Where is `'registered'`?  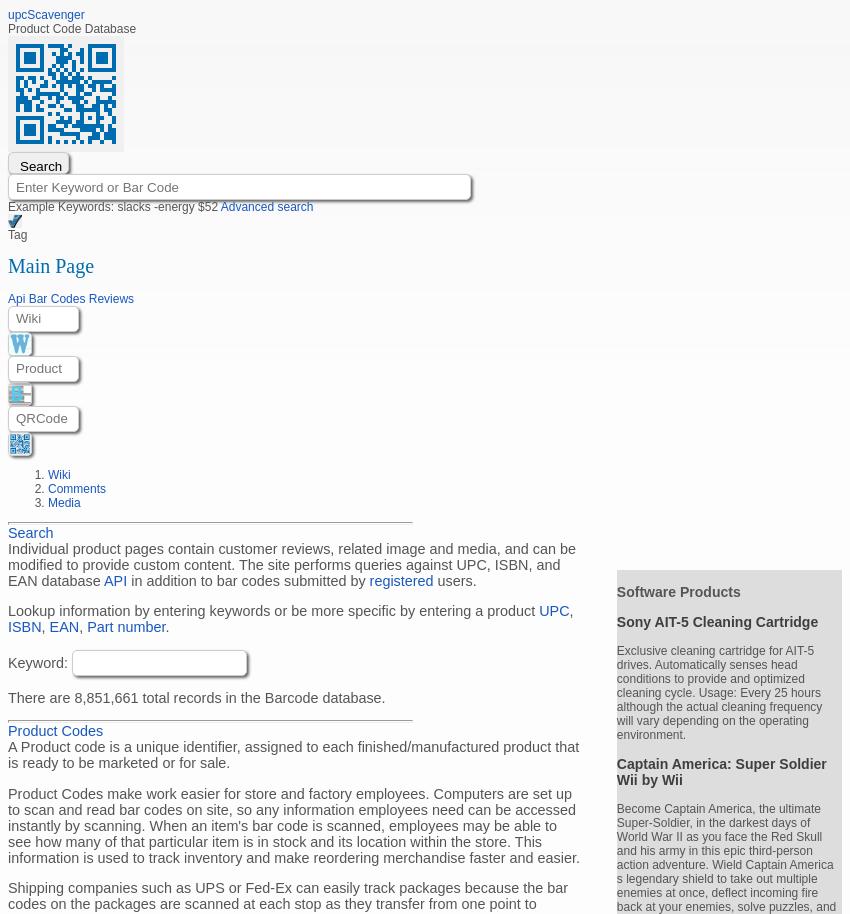
'registered' is located at coordinates (401, 580).